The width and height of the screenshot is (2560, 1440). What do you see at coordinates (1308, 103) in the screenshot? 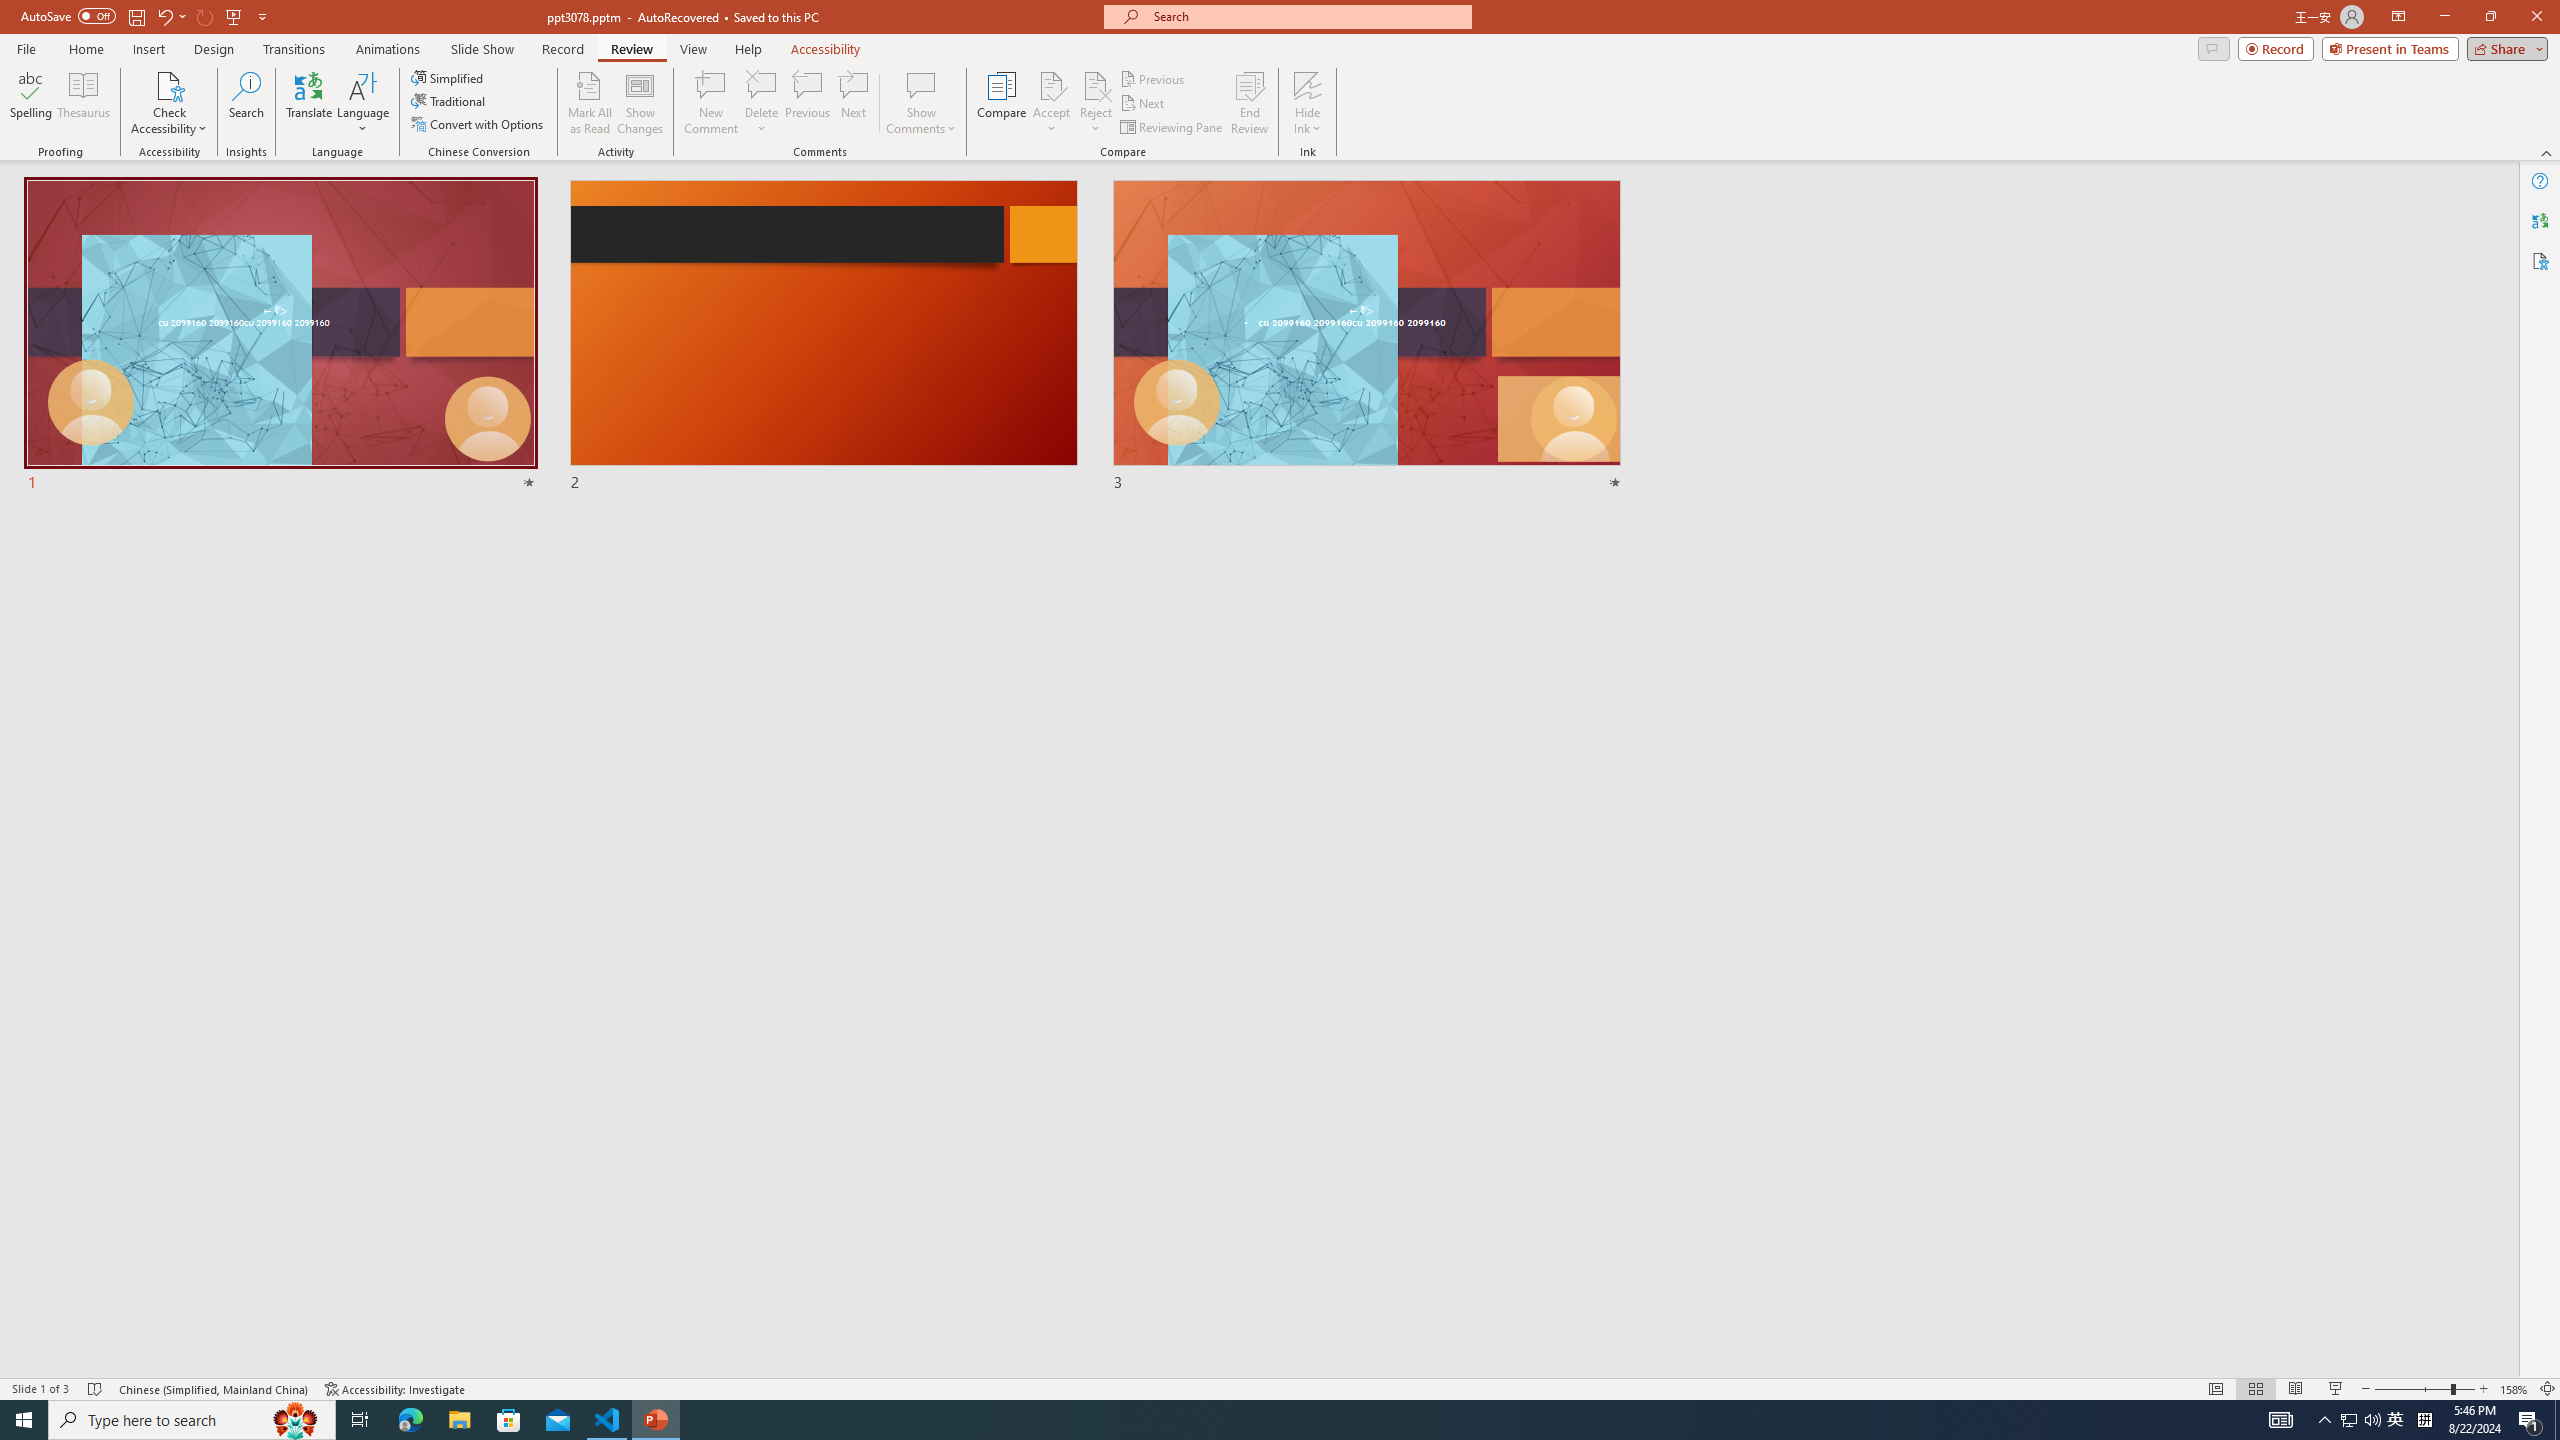
I see `'Hide Ink'` at bounding box center [1308, 103].